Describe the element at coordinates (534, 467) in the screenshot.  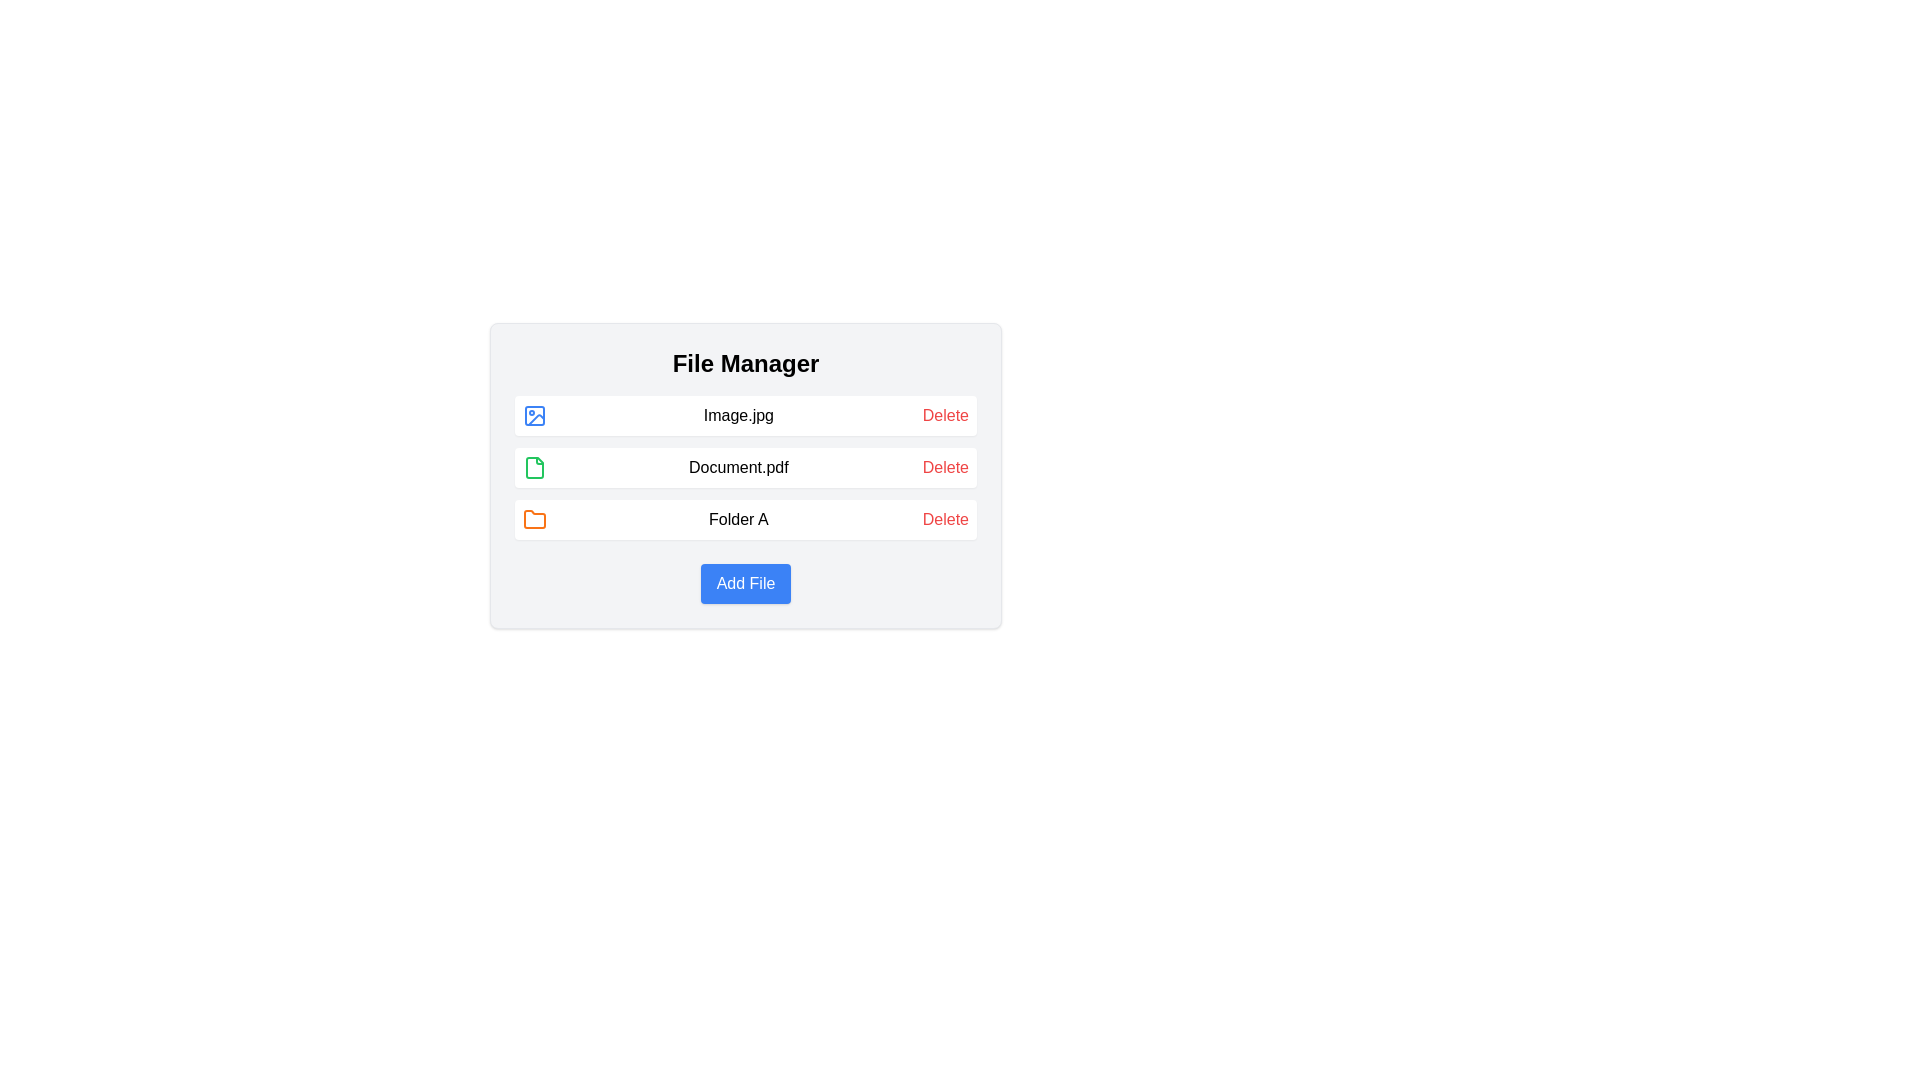
I see `the green file icon` at that location.